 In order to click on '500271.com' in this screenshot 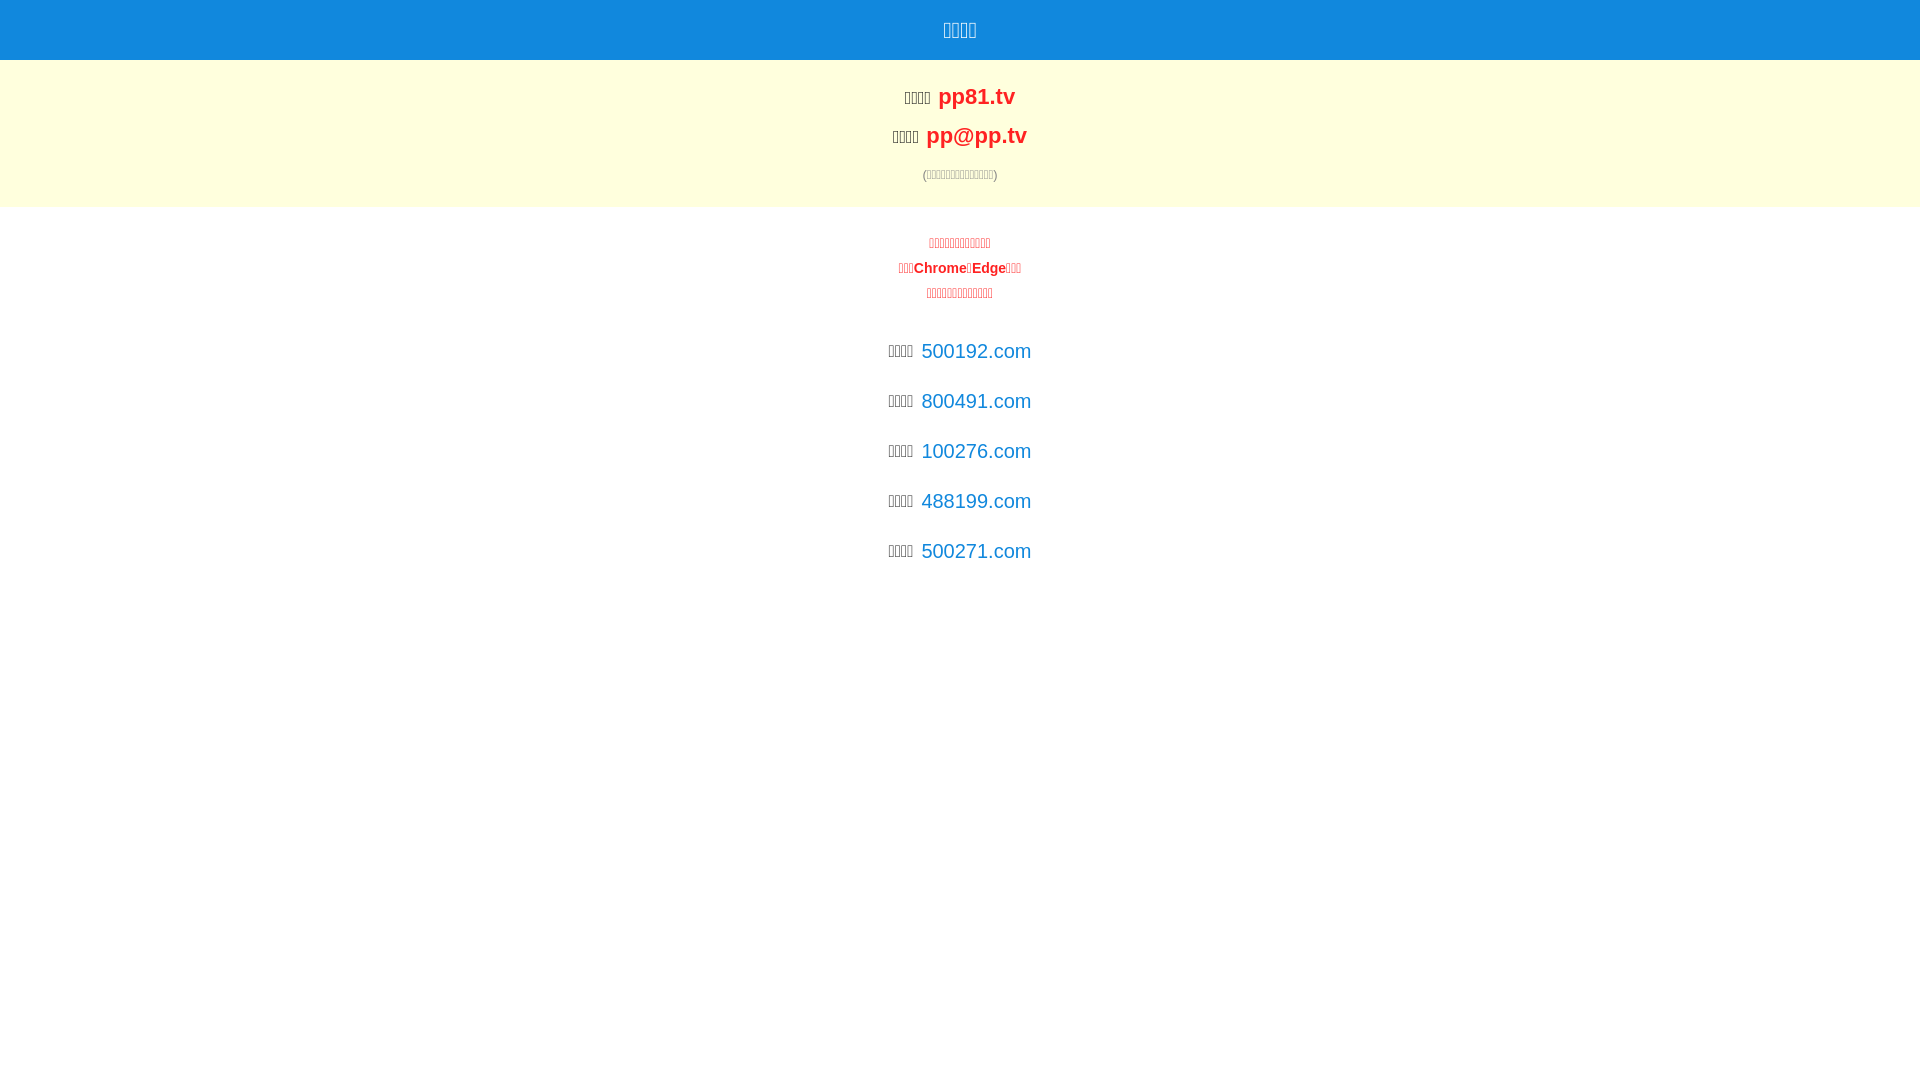, I will do `click(975, 551)`.